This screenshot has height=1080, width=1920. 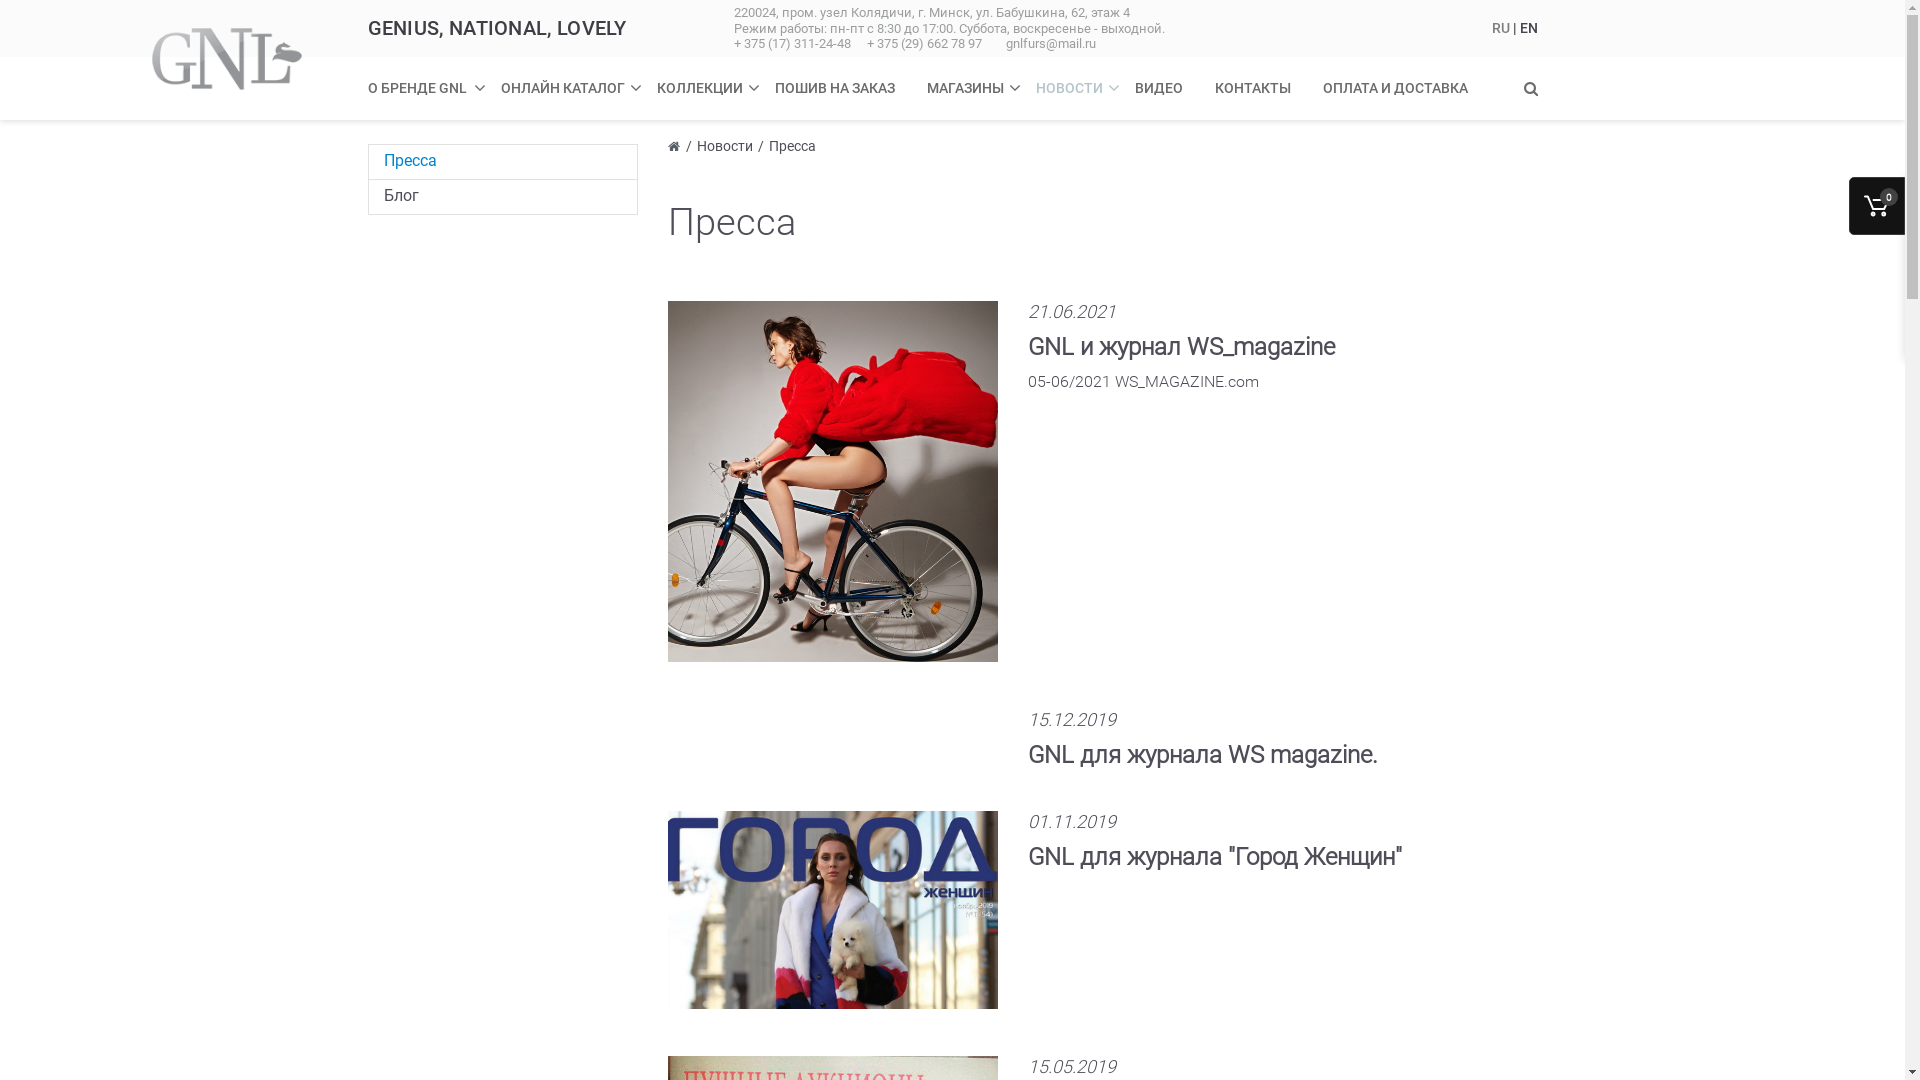 What do you see at coordinates (794, 43) in the screenshot?
I see `'+ 375 (17) 311-24-48  '` at bounding box center [794, 43].